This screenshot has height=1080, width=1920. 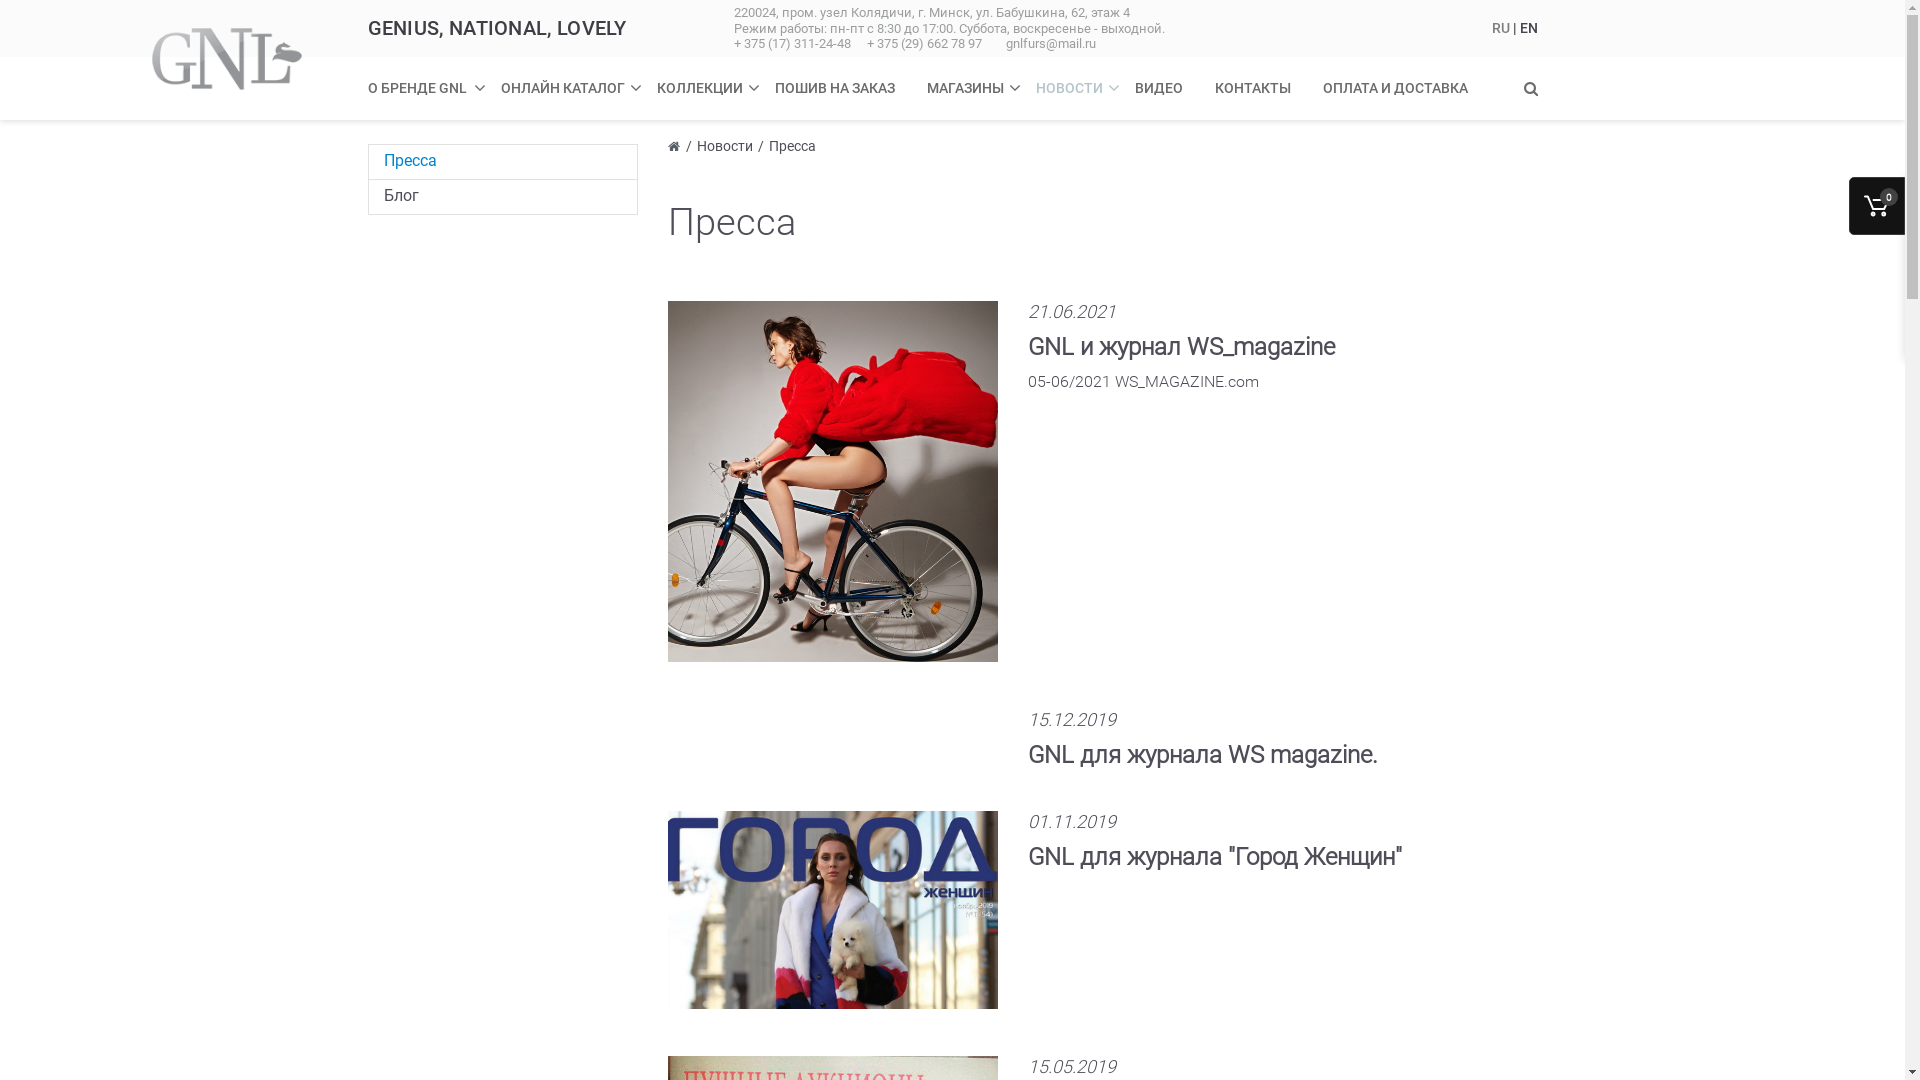 What do you see at coordinates (794, 43) in the screenshot?
I see `'+ 375 (17) 311-24-48  '` at bounding box center [794, 43].